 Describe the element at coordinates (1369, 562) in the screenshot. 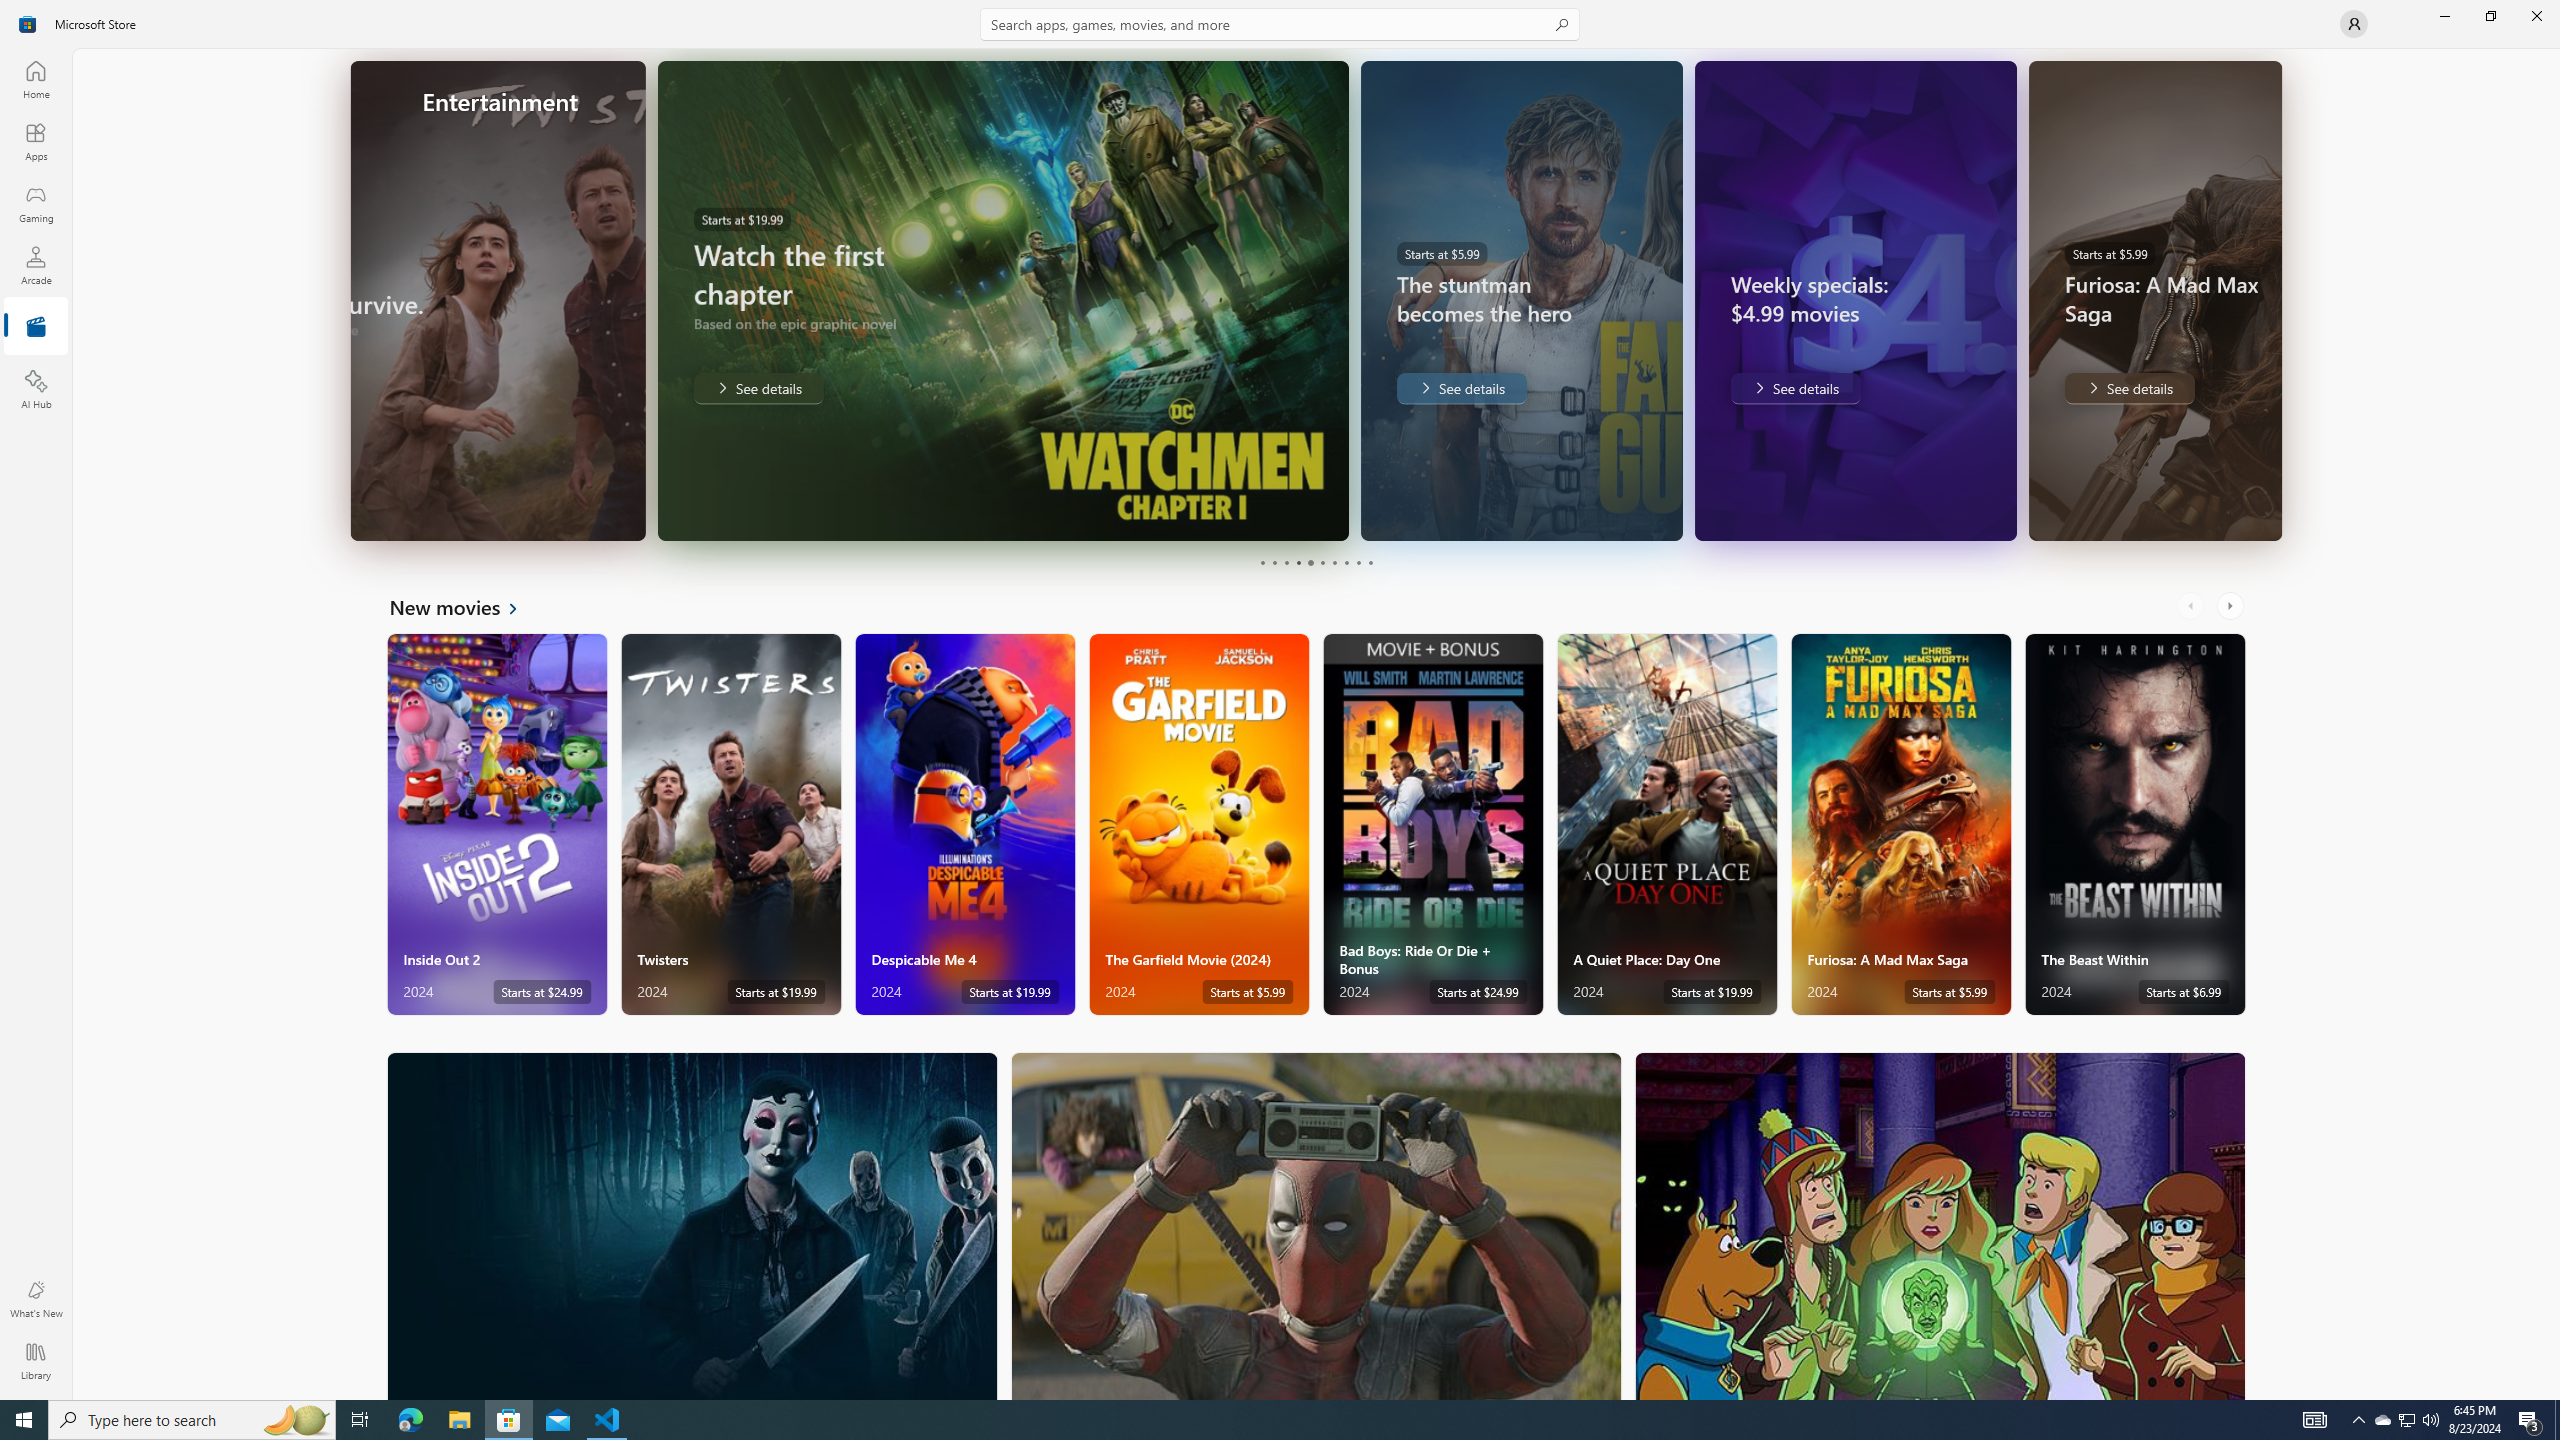

I see `'Page 10'` at that location.